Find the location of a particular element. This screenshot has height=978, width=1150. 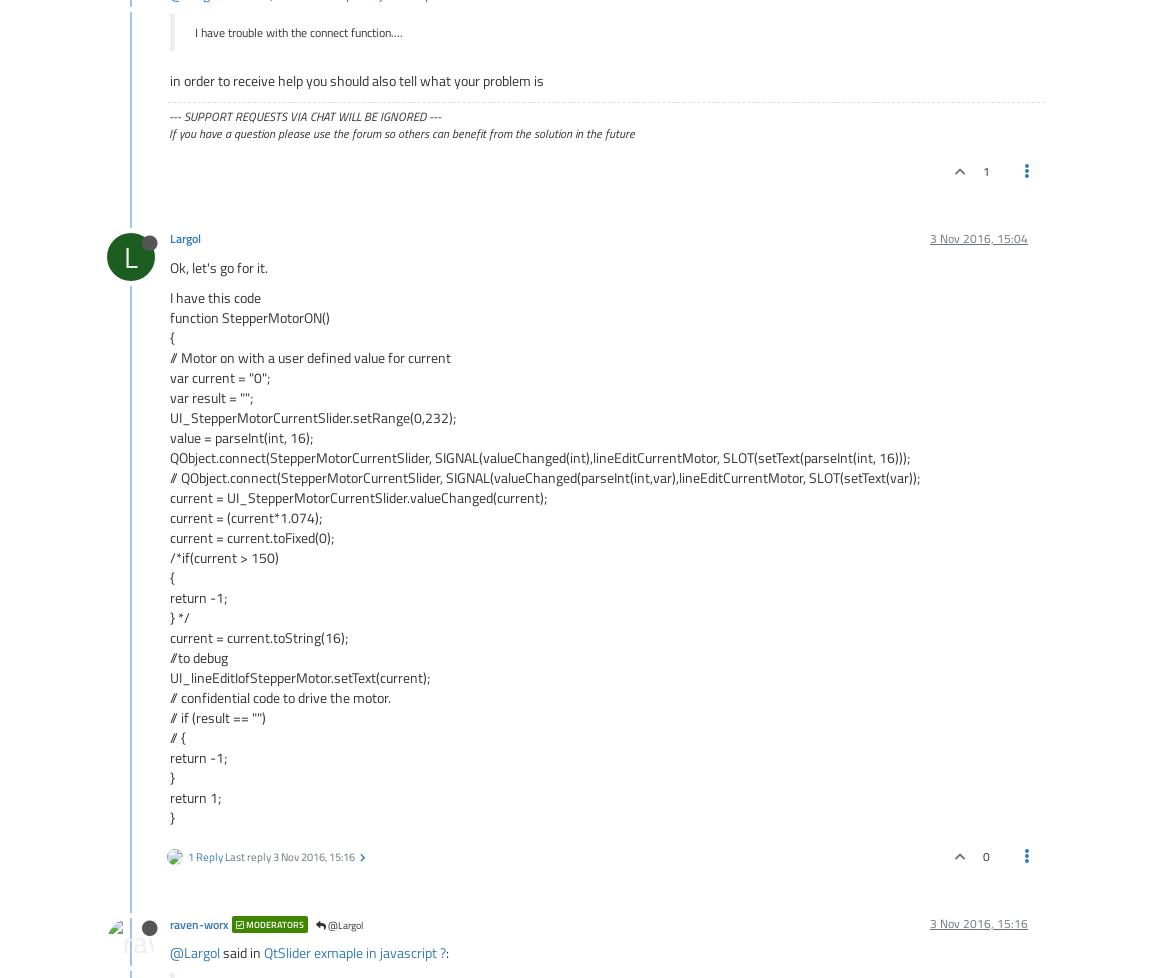

'If you have a question please use the forum so others can benefit from the solution in the future' is located at coordinates (402, 133).